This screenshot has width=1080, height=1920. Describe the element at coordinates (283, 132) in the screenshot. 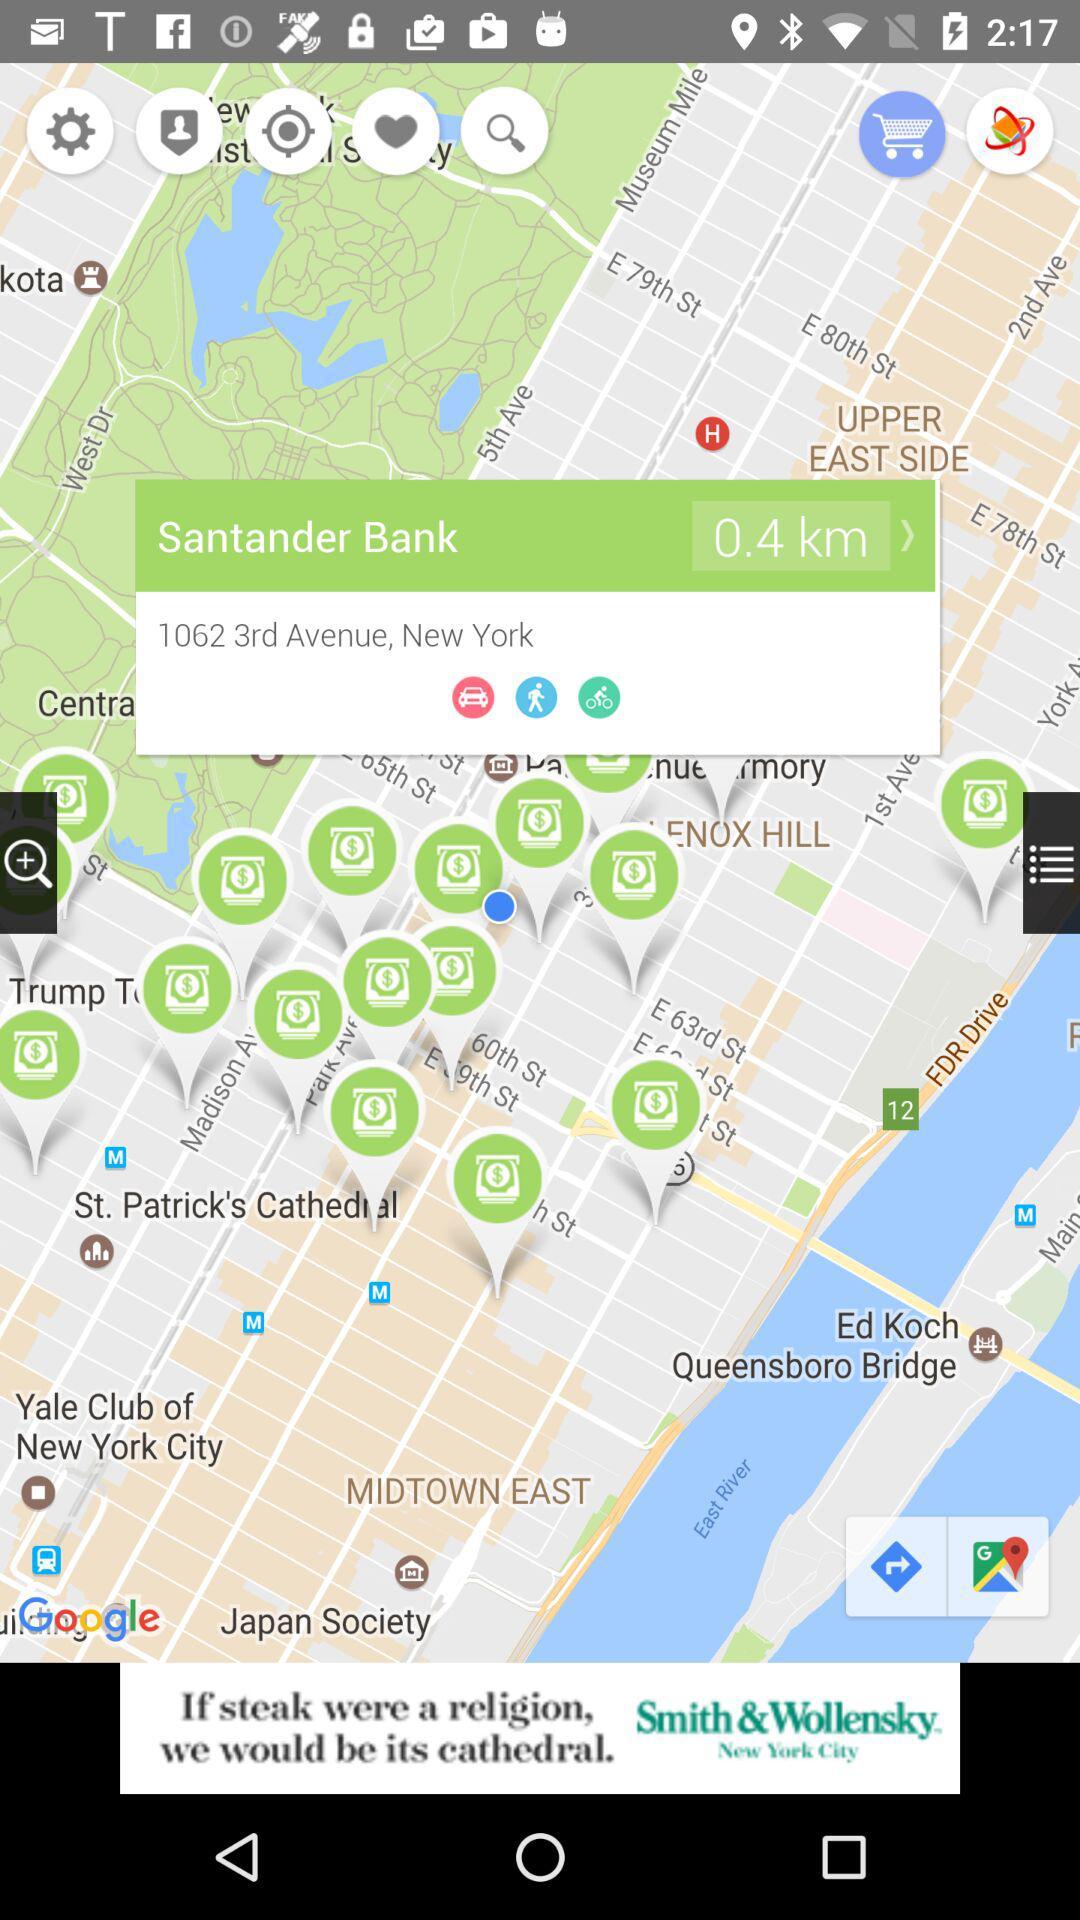

I see `the location_crosshair icon` at that location.